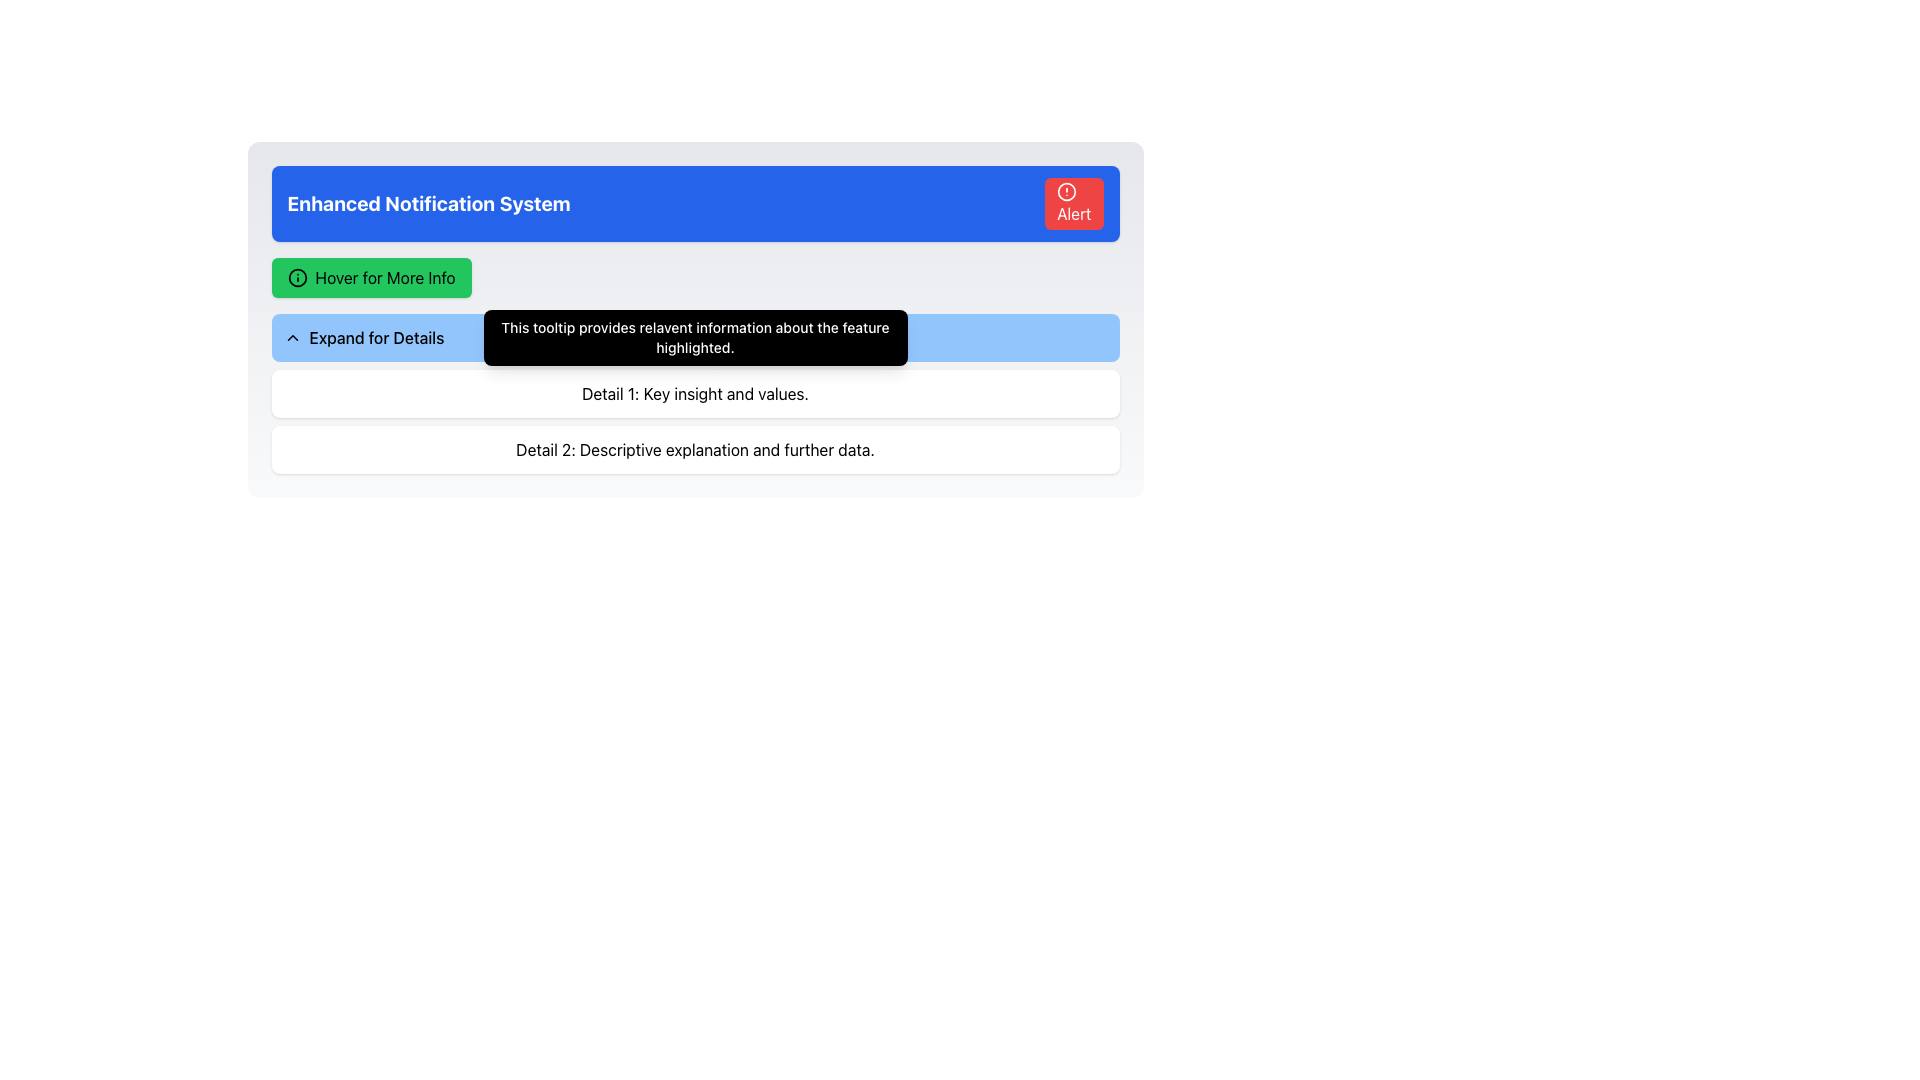 The width and height of the screenshot is (1920, 1080). I want to click on the tooltip that appears below the 'Hover for More Info' button, so click(695, 277).